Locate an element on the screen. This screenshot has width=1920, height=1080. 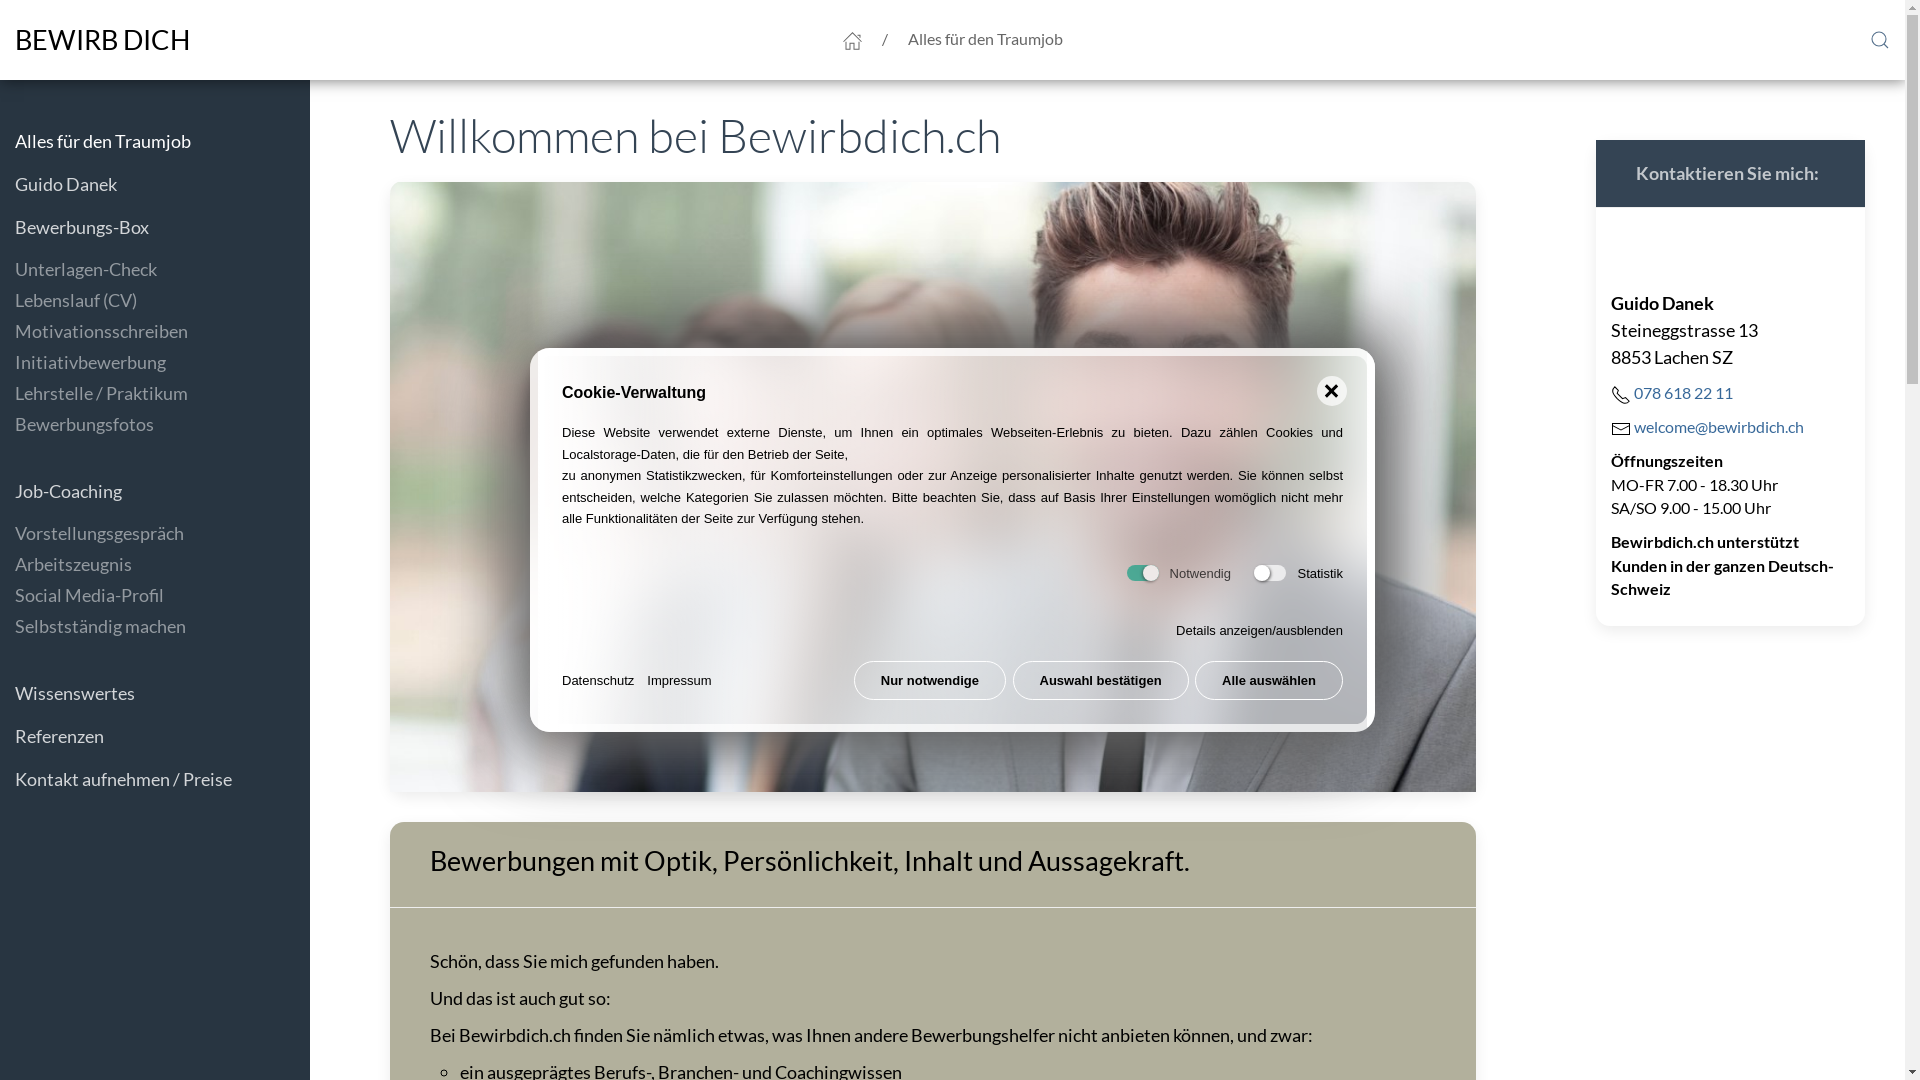
'Details anzeigen/ausblenden' is located at coordinates (1258, 630).